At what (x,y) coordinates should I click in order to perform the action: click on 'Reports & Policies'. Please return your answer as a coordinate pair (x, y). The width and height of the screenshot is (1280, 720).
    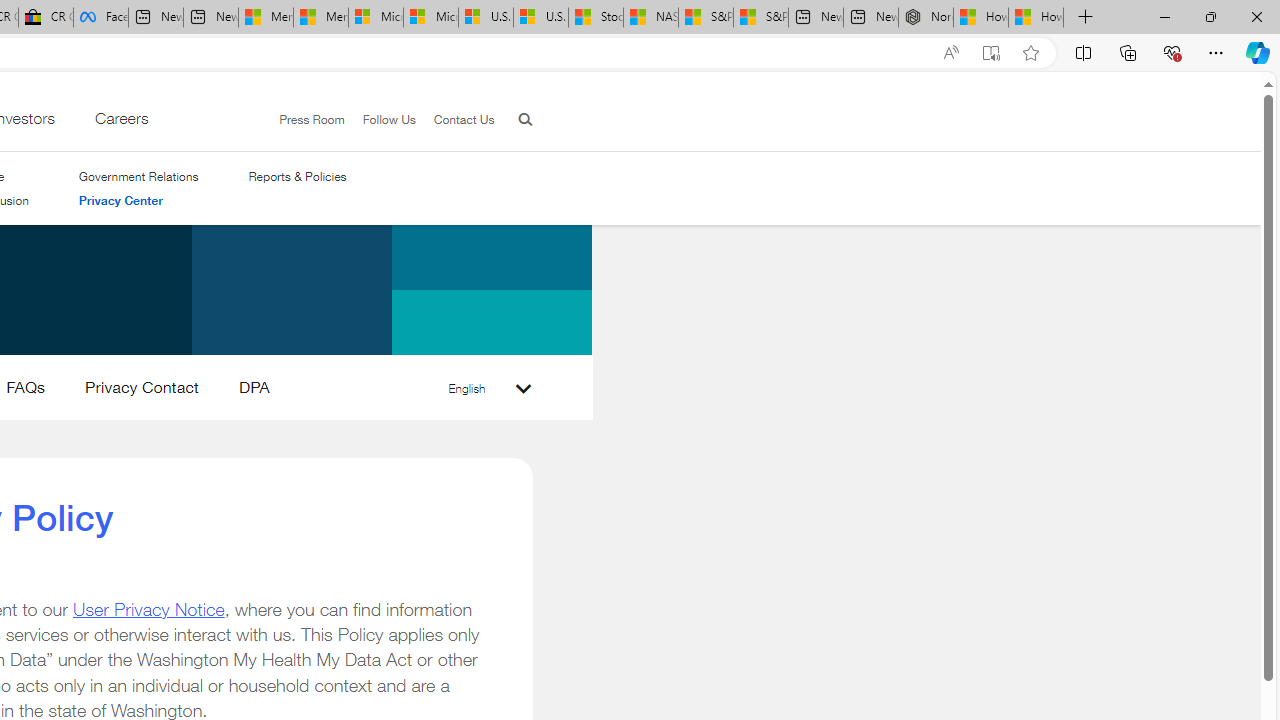
    Looking at the image, I should click on (296, 176).